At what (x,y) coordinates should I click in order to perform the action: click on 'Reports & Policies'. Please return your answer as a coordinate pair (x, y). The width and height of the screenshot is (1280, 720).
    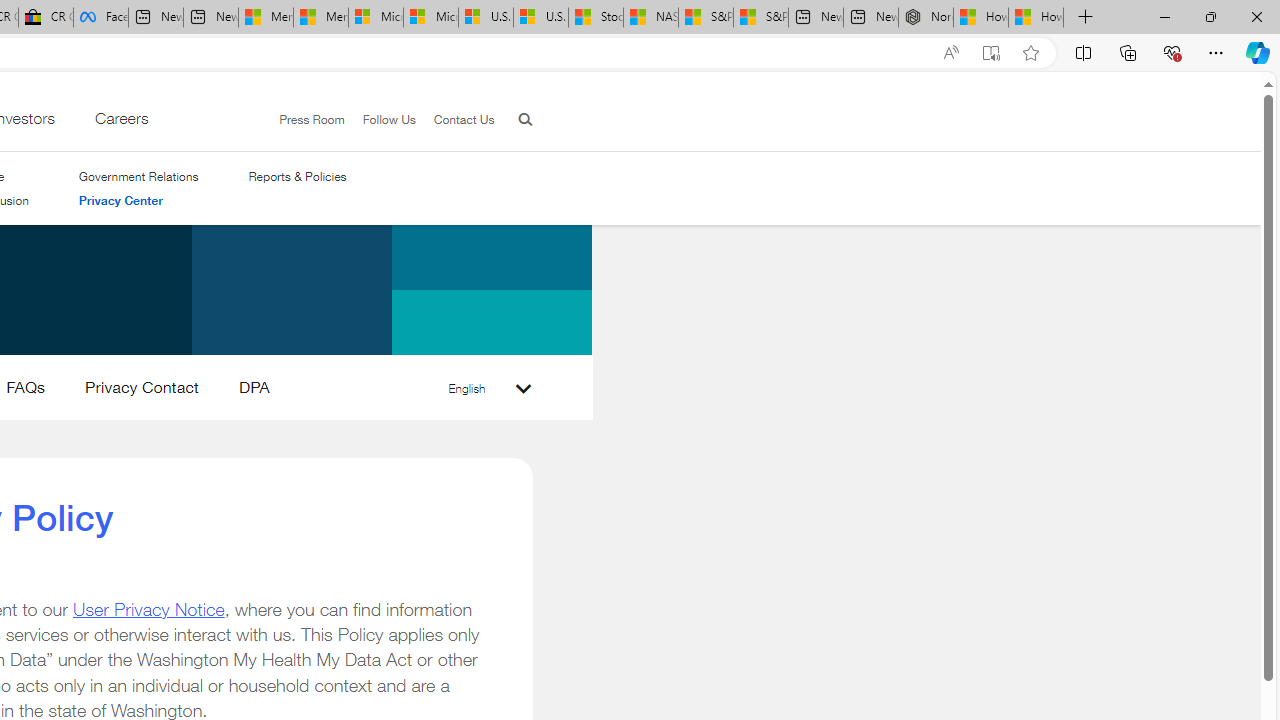
    Looking at the image, I should click on (296, 176).